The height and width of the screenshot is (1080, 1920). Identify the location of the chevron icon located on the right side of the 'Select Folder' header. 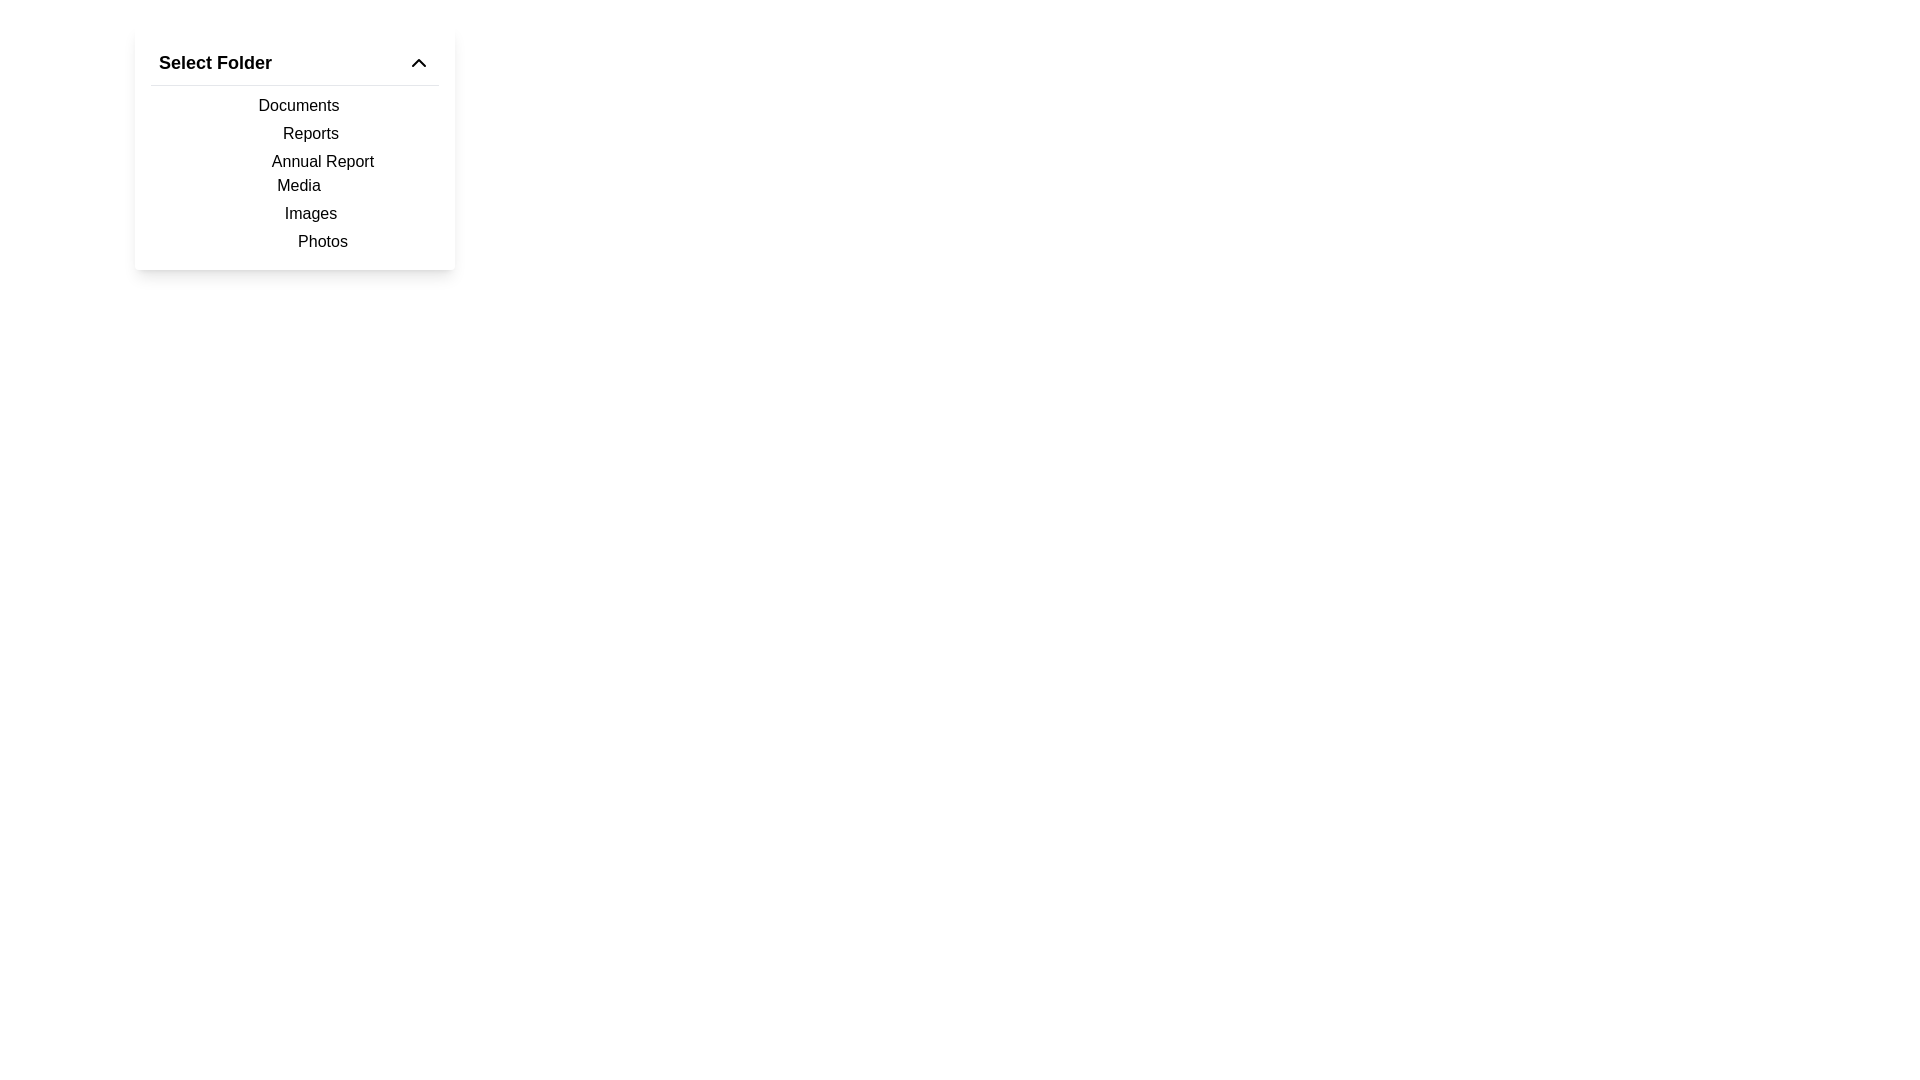
(417, 61).